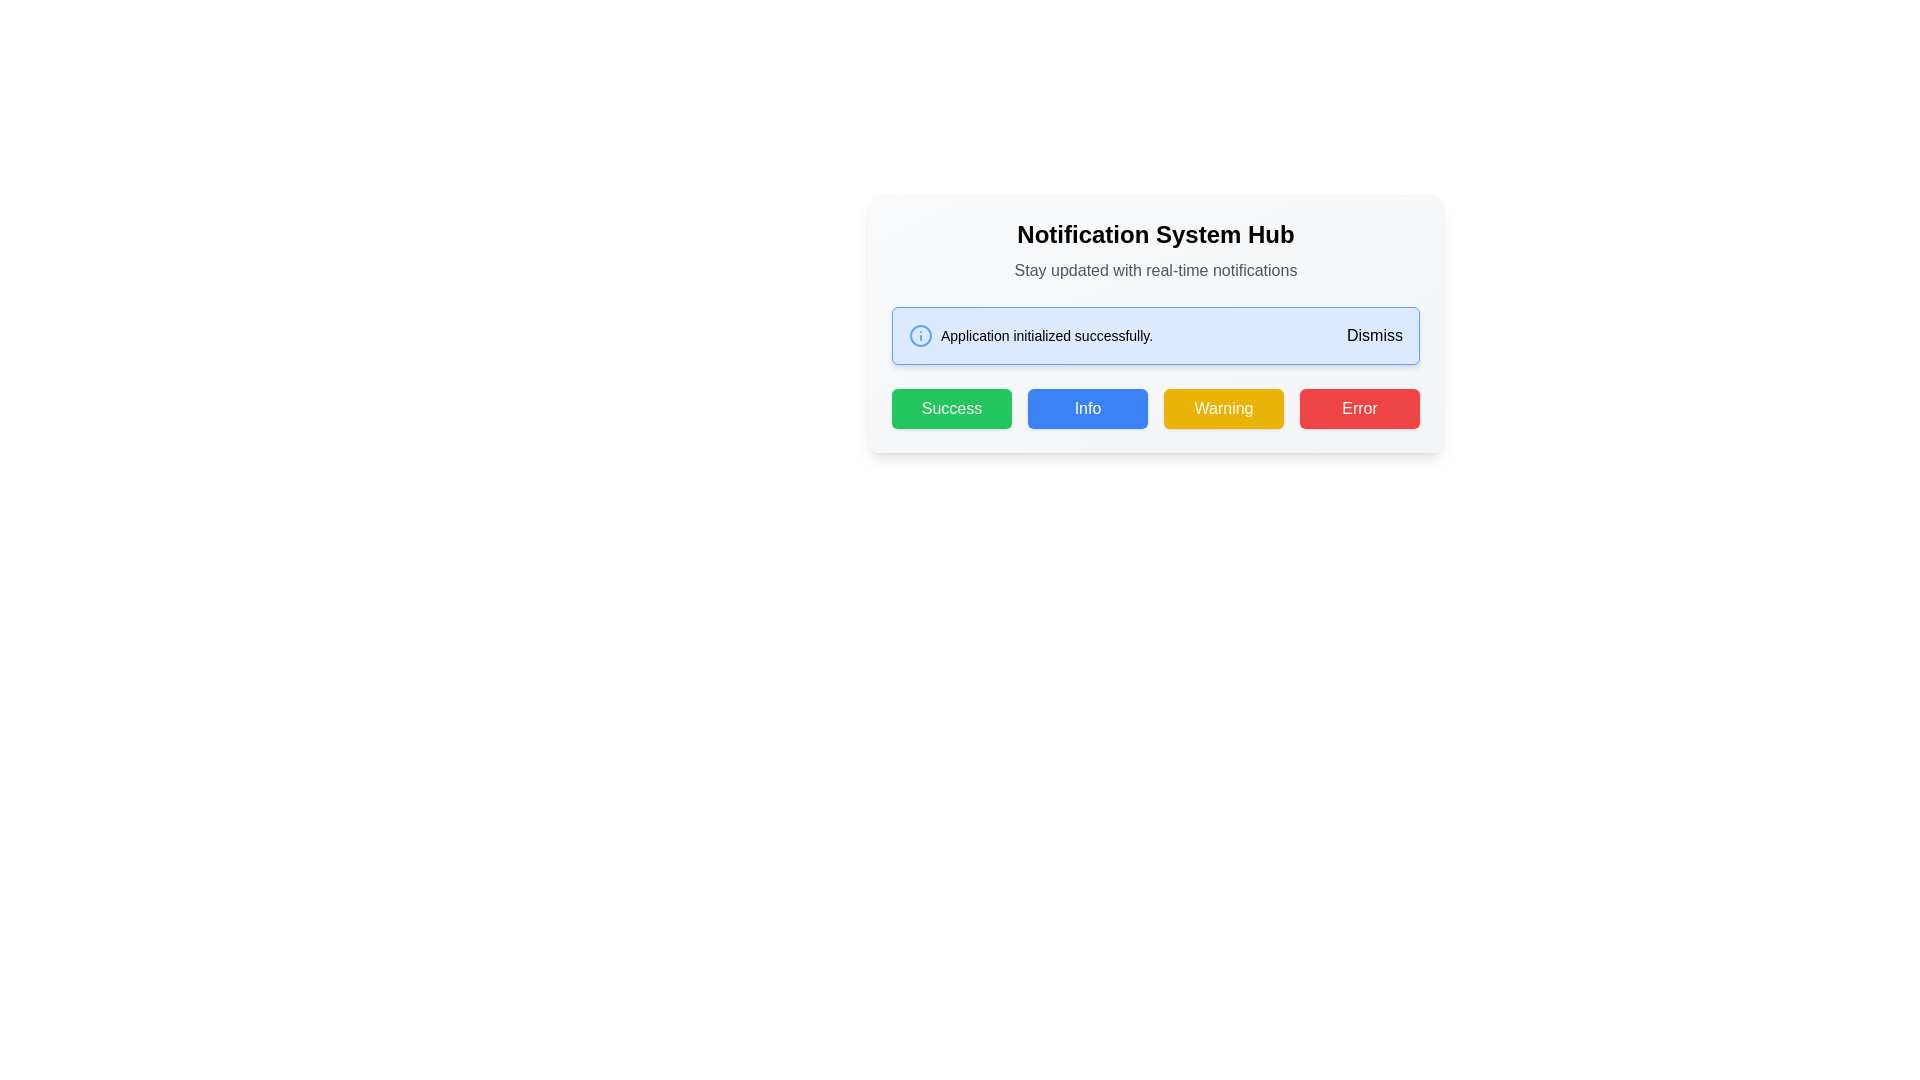 The width and height of the screenshot is (1920, 1080). I want to click on the red rectangular button labeled 'Error' with white text, which is the fourth button in a row of four buttons aligned to the right, so click(1359, 407).